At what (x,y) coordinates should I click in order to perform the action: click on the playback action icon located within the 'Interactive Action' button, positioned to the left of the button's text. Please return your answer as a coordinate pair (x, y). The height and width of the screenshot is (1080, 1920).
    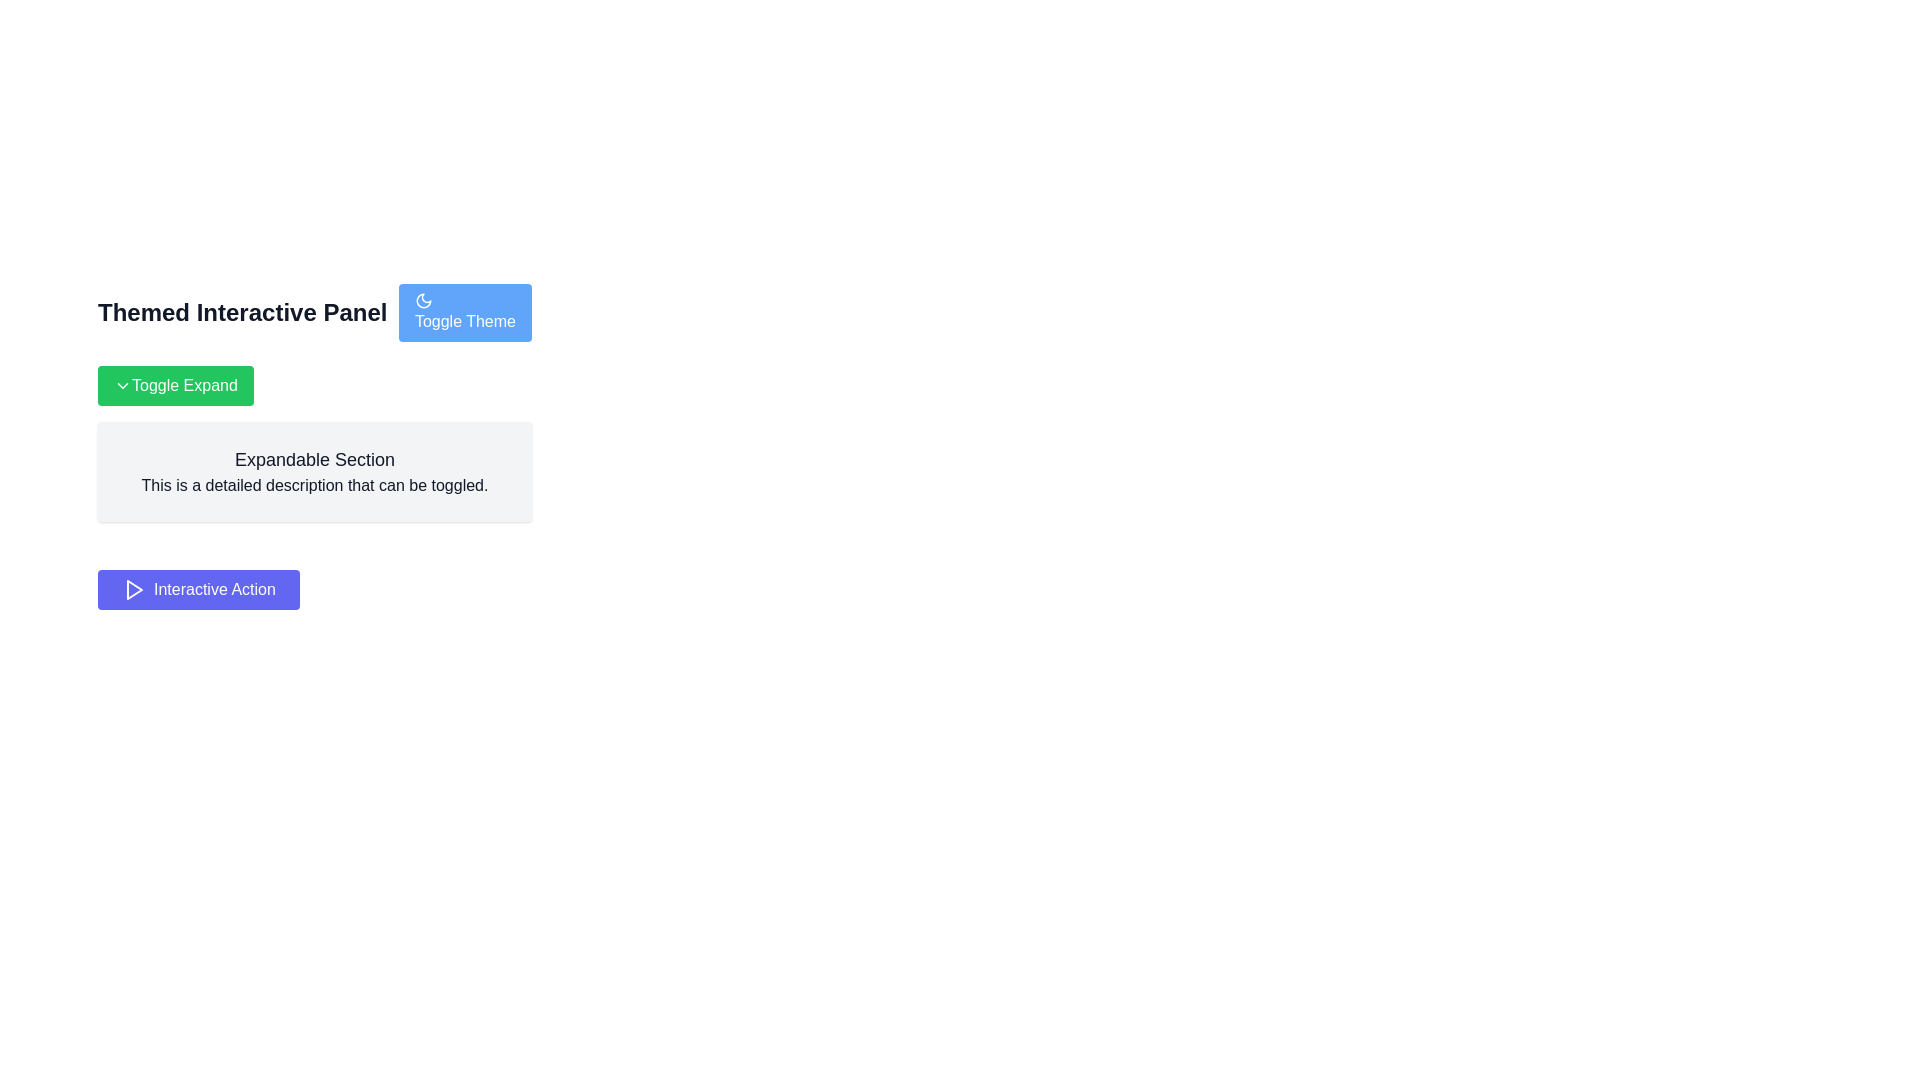
    Looking at the image, I should click on (133, 589).